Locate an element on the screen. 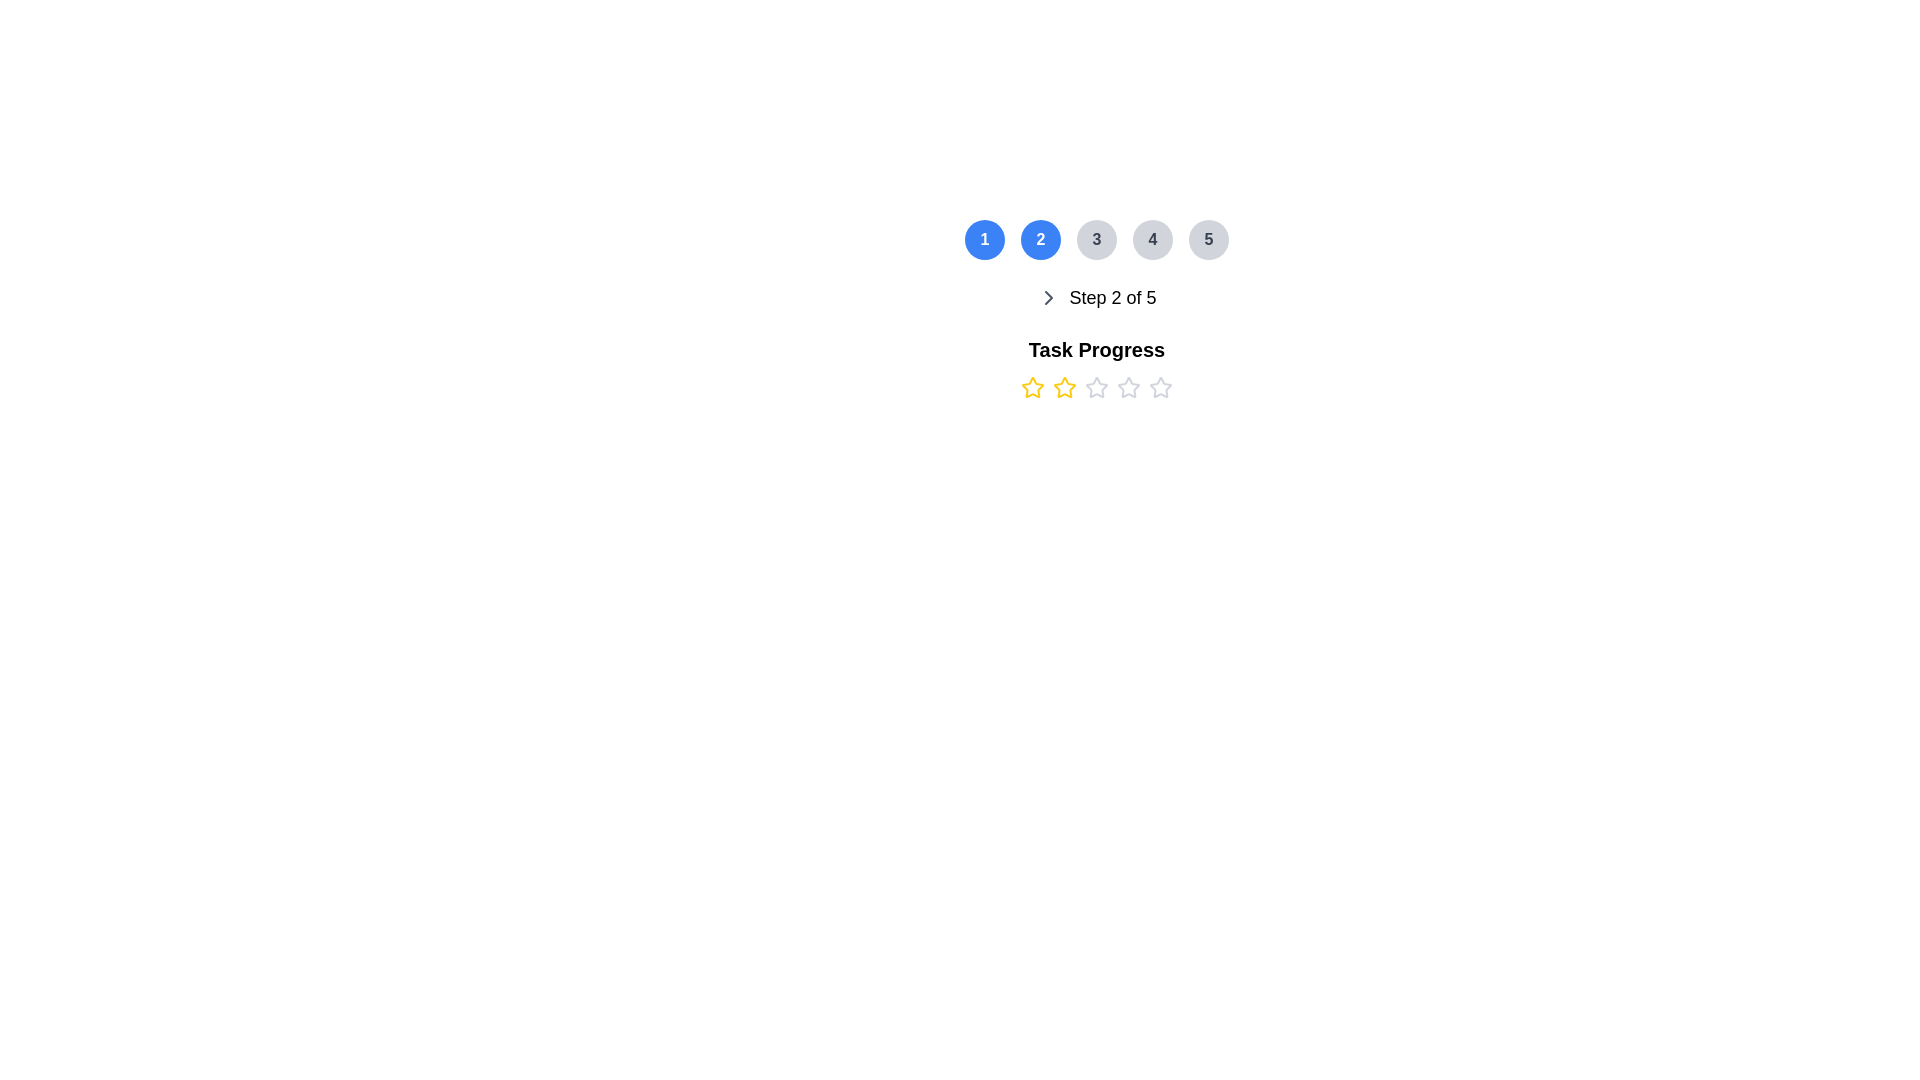 The width and height of the screenshot is (1920, 1080). the first circular button, which has a blue background and displays the number '1', to navigate steps is located at coordinates (984, 238).